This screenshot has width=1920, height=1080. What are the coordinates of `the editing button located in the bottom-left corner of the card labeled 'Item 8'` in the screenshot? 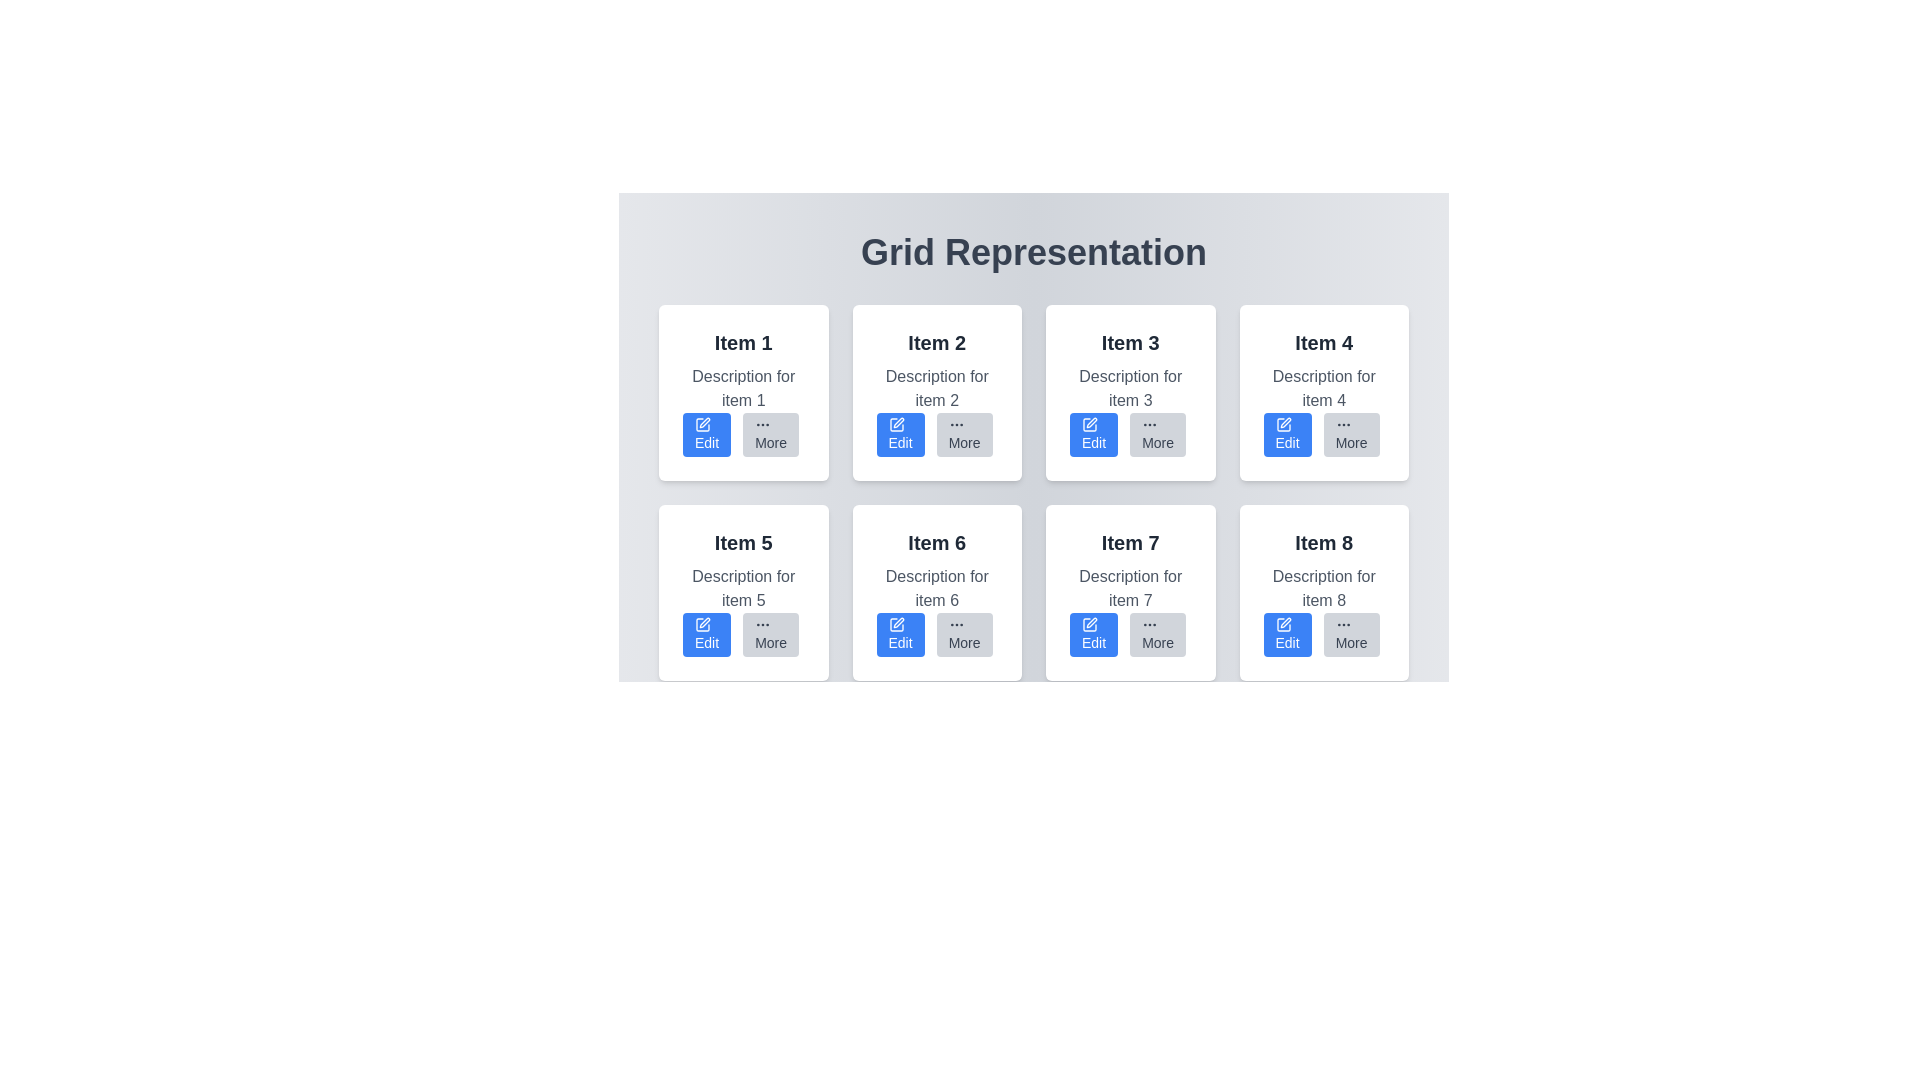 It's located at (1287, 635).